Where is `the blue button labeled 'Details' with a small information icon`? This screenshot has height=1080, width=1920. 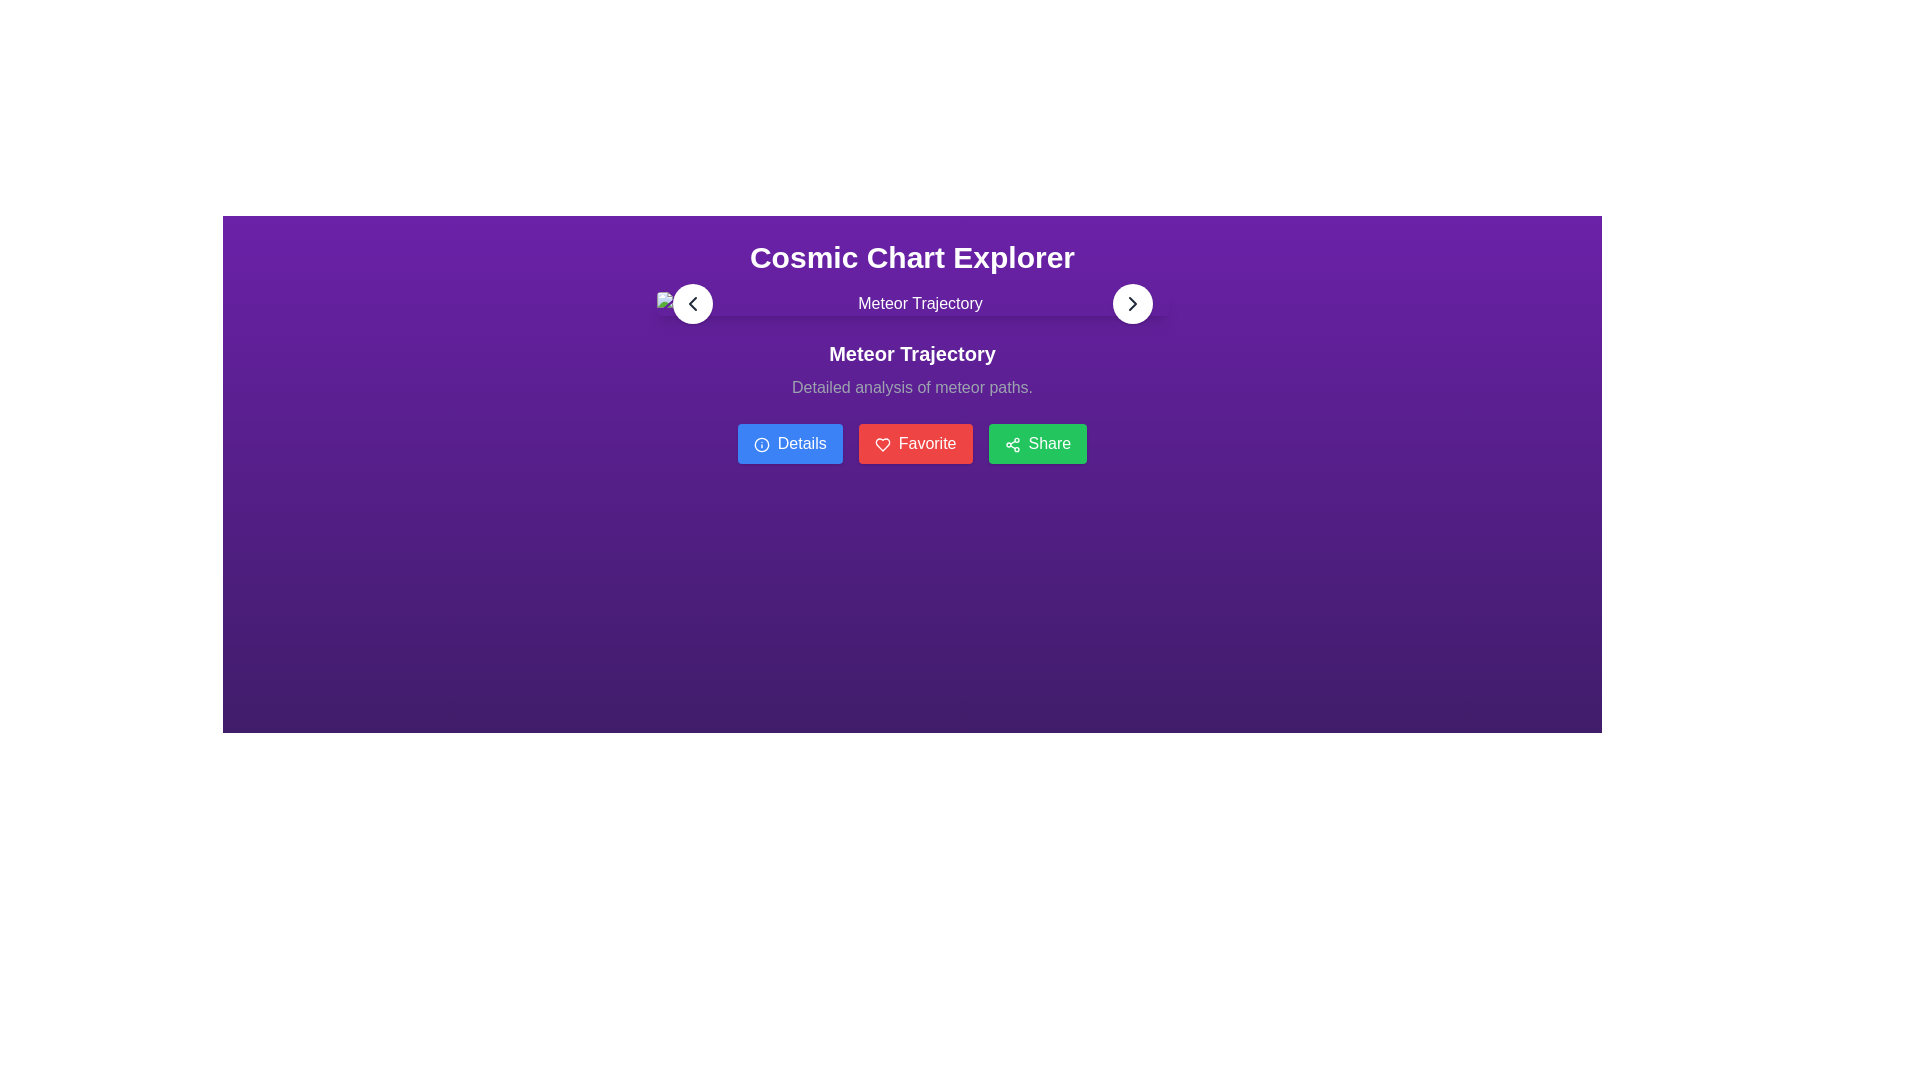
the blue button labeled 'Details' with a small information icon is located at coordinates (789, 442).